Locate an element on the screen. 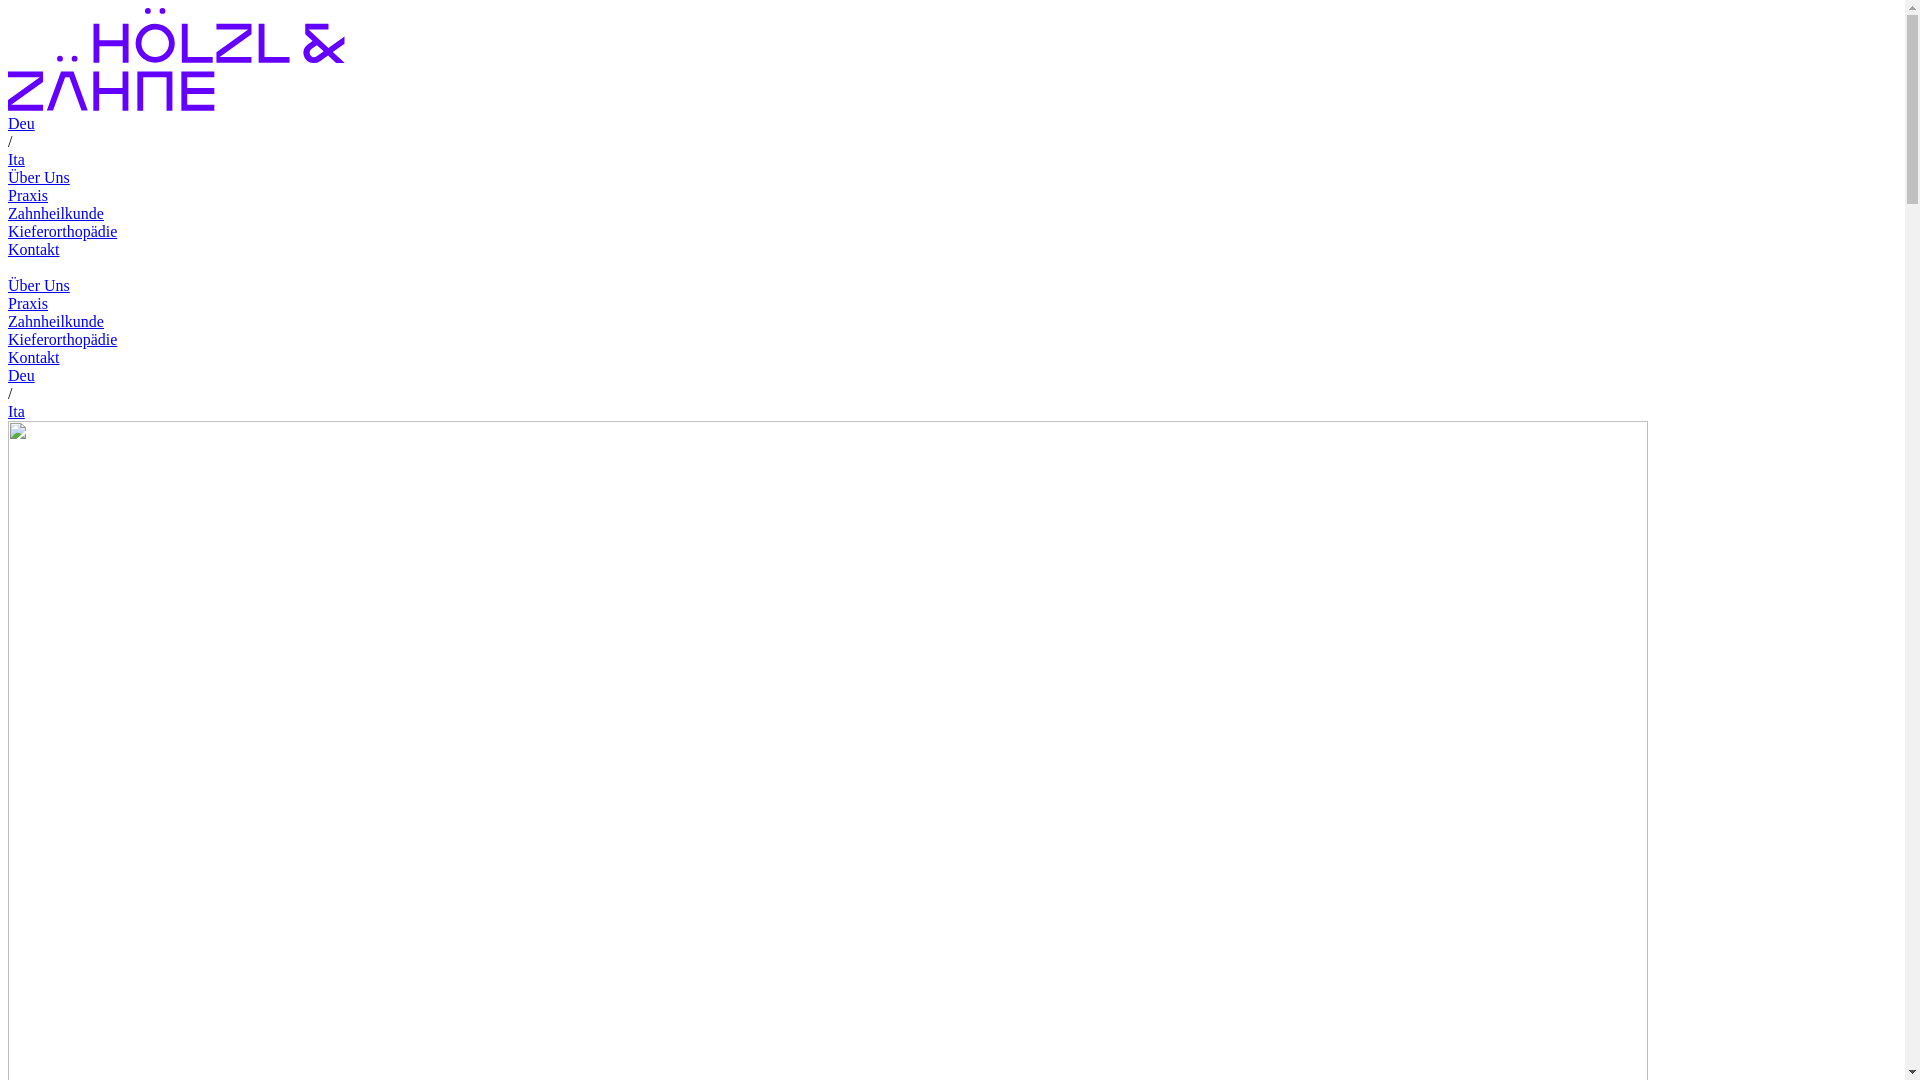 The width and height of the screenshot is (1920, 1080). 'Praxis' is located at coordinates (28, 195).